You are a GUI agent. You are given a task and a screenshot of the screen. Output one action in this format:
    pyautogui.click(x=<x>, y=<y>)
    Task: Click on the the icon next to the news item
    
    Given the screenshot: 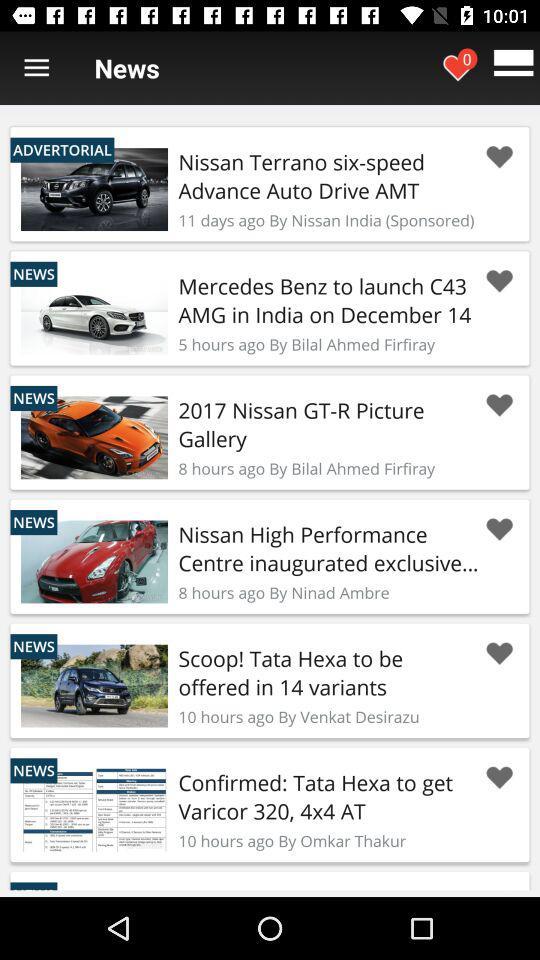 What is the action you would take?
    pyautogui.click(x=36, y=68)
    